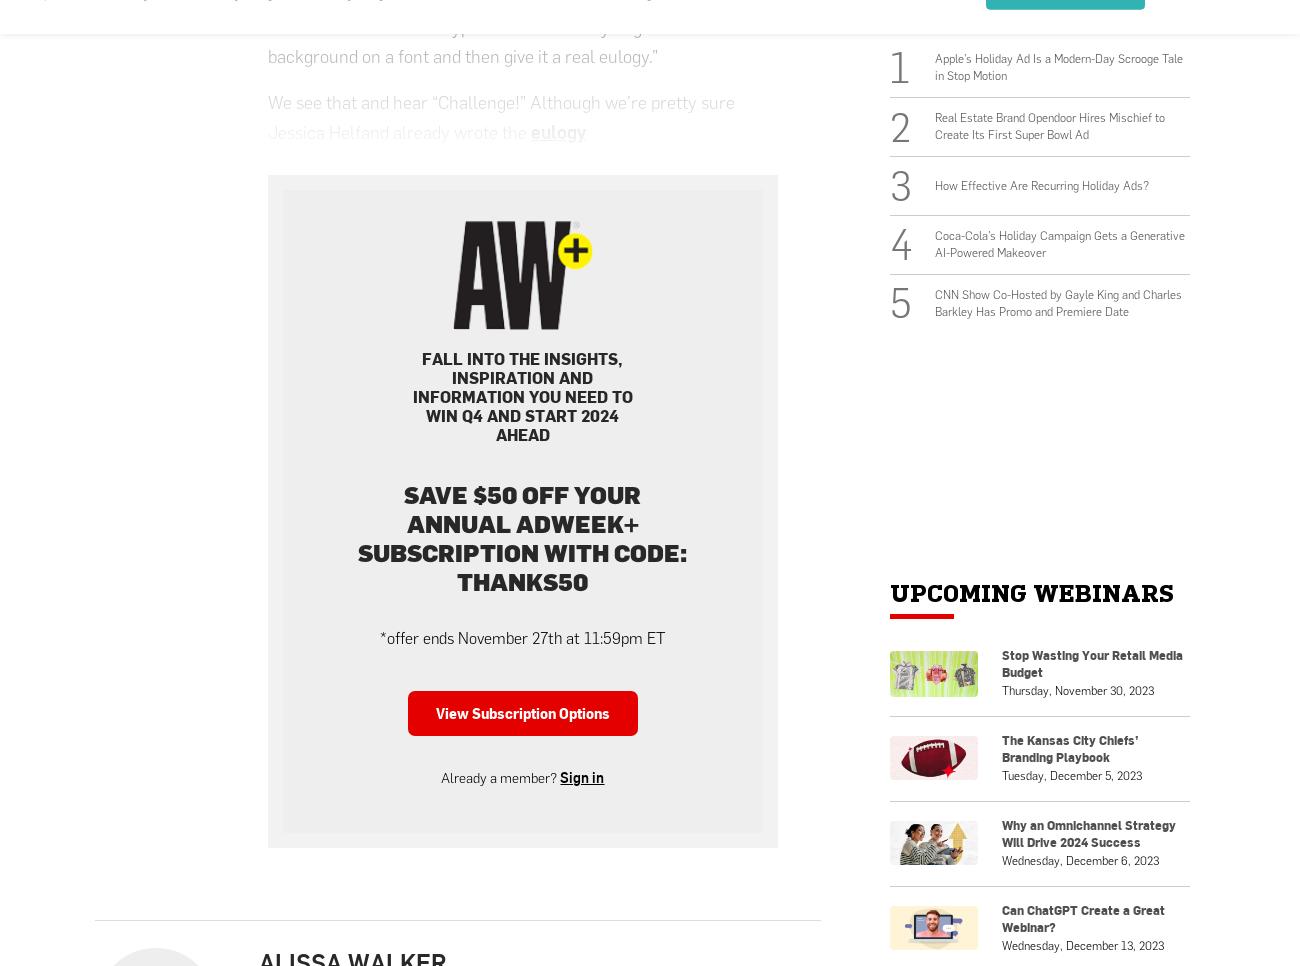 Image resolution: width=1300 pixels, height=966 pixels. Describe the element at coordinates (581, 776) in the screenshot. I see `'Sign in'` at that location.